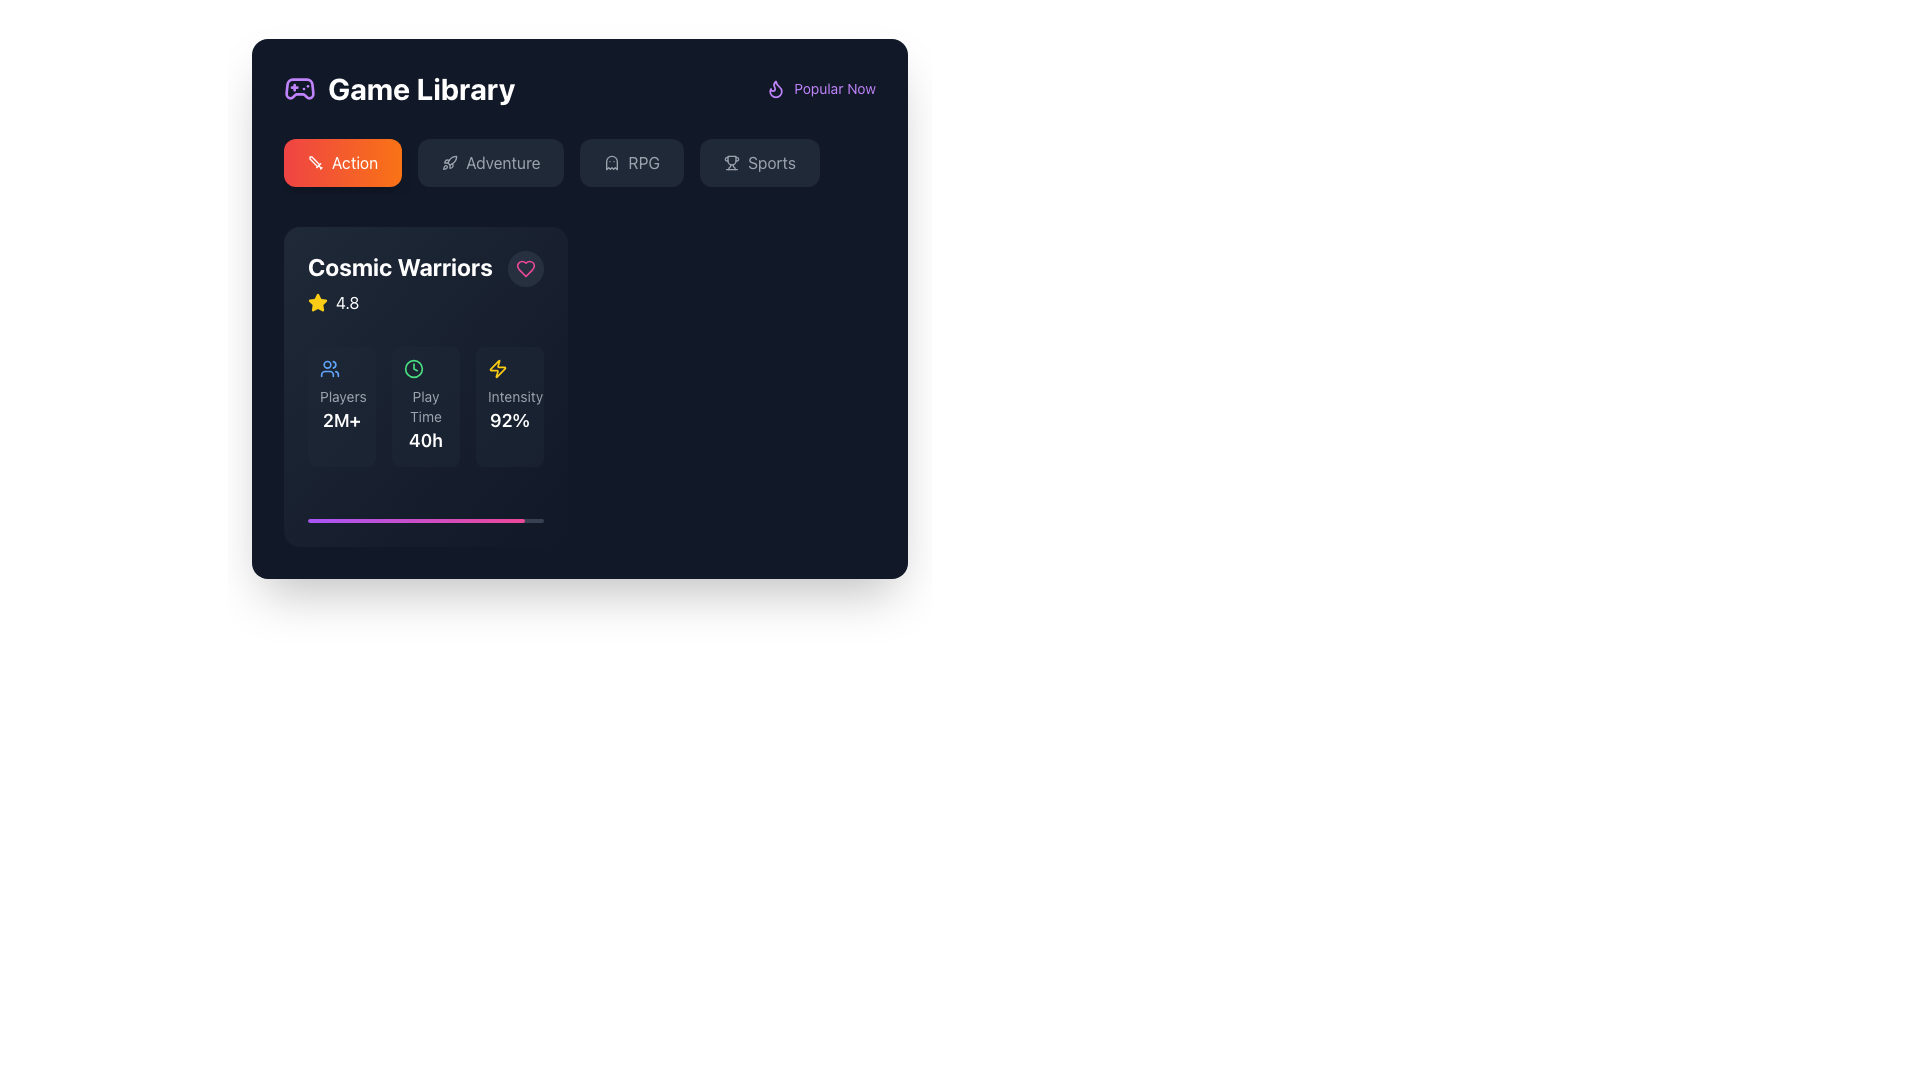  Describe the element at coordinates (341, 397) in the screenshot. I see `the 'Players' text label displayed in light gray color, which is positioned above the numeric value '2M+' in a dark gray rounded box` at that location.